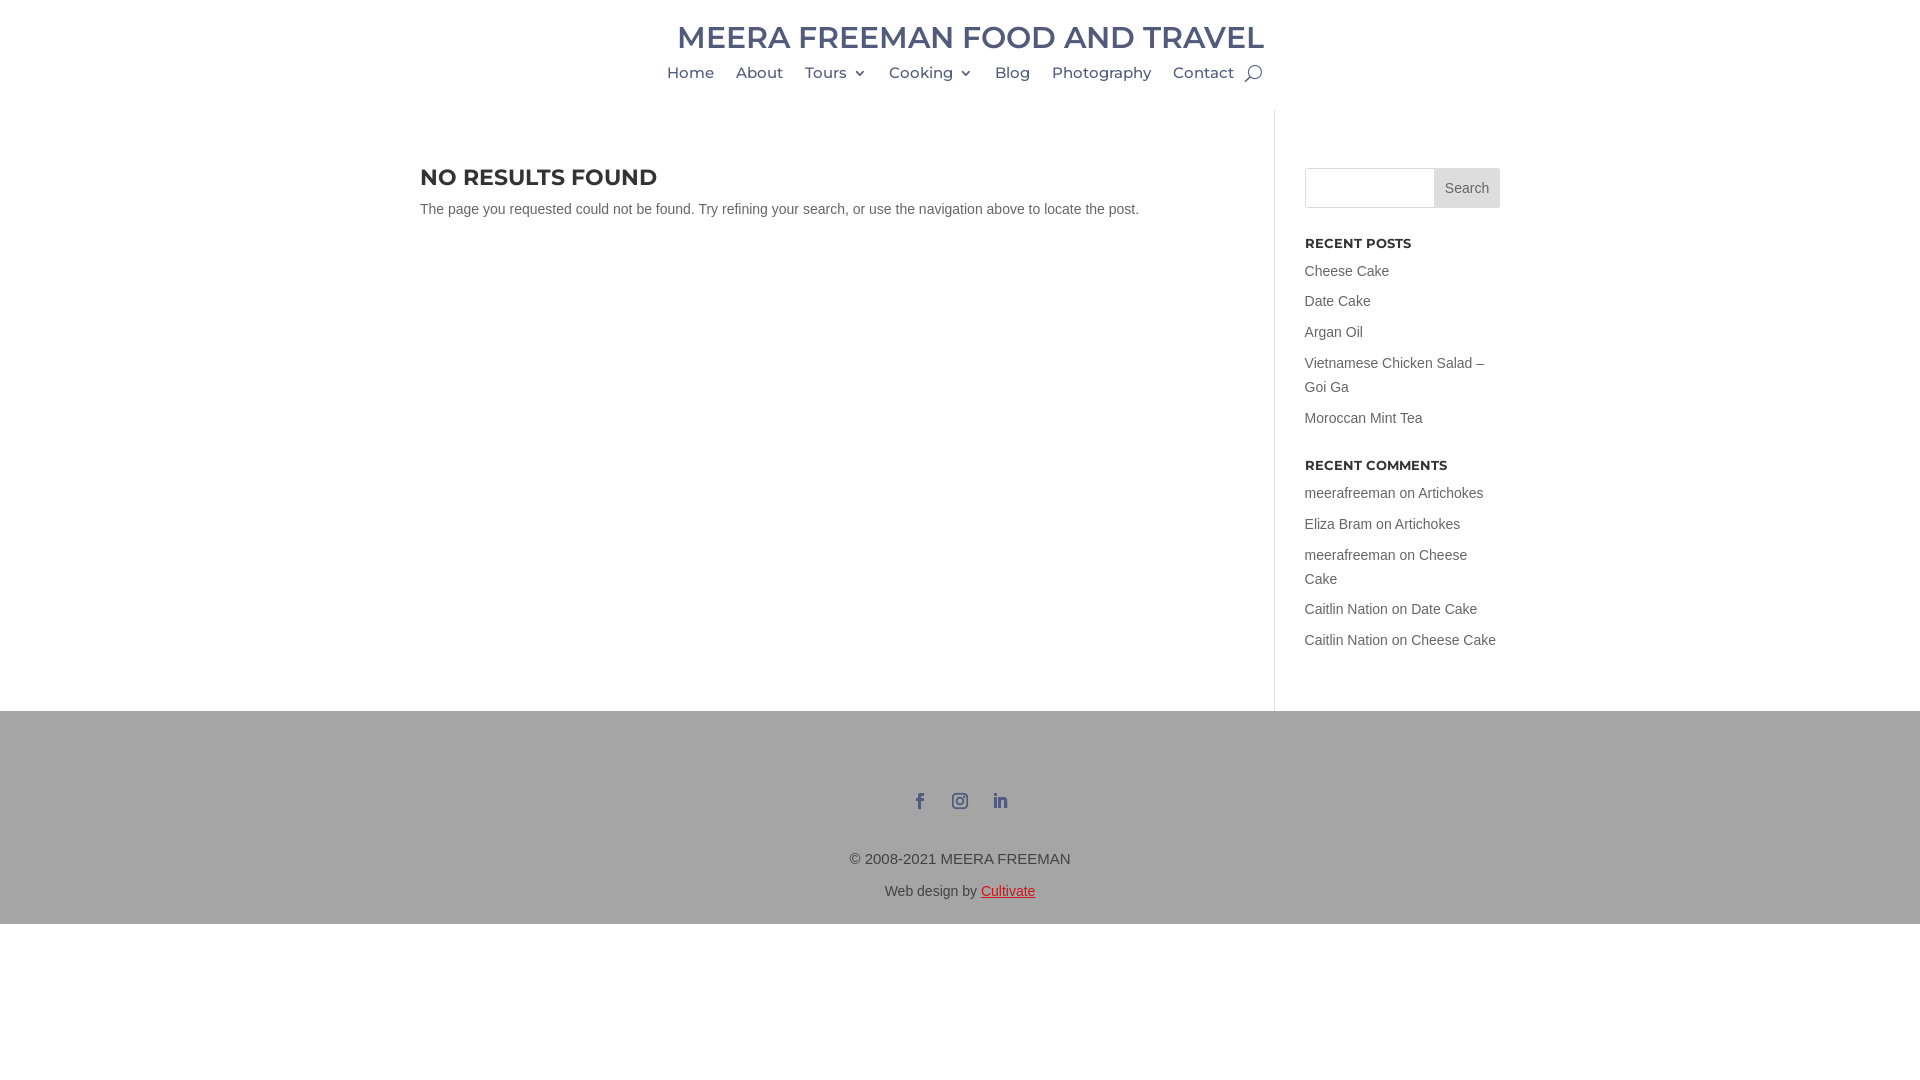 Image resolution: width=1920 pixels, height=1080 pixels. Describe the element at coordinates (1305, 523) in the screenshot. I see `'Eliza Bram'` at that location.